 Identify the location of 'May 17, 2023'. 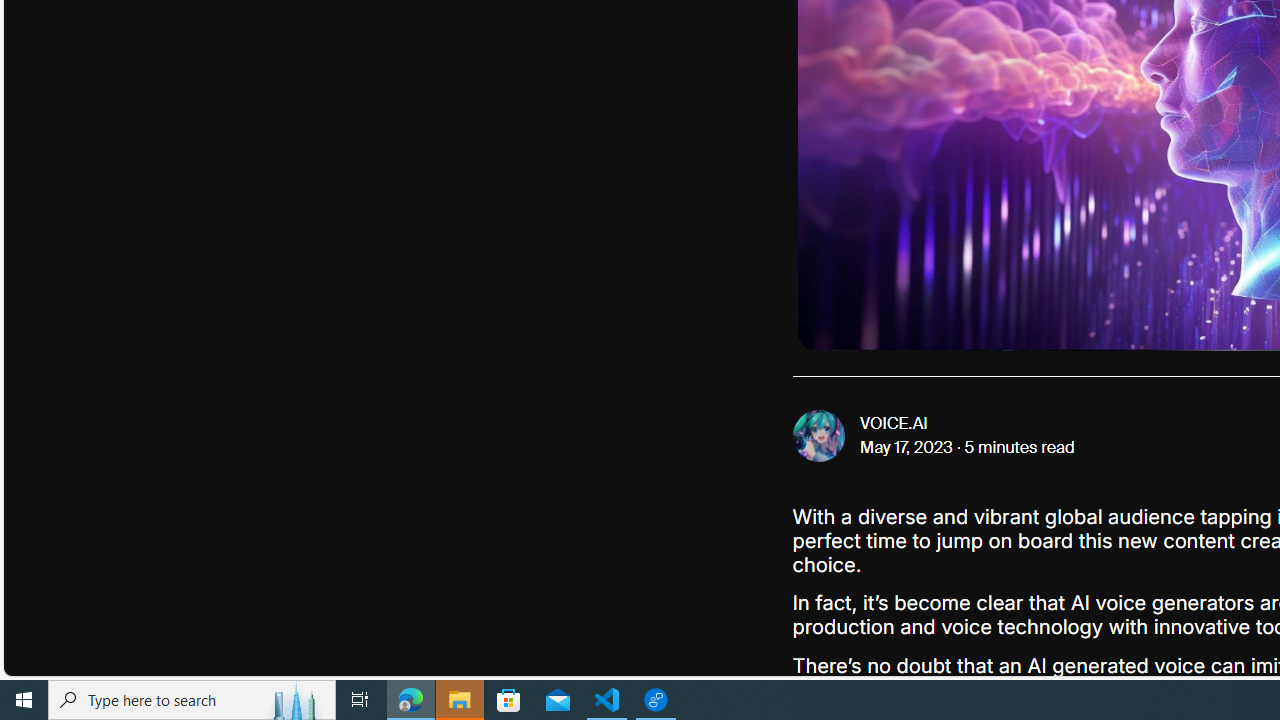
(906, 447).